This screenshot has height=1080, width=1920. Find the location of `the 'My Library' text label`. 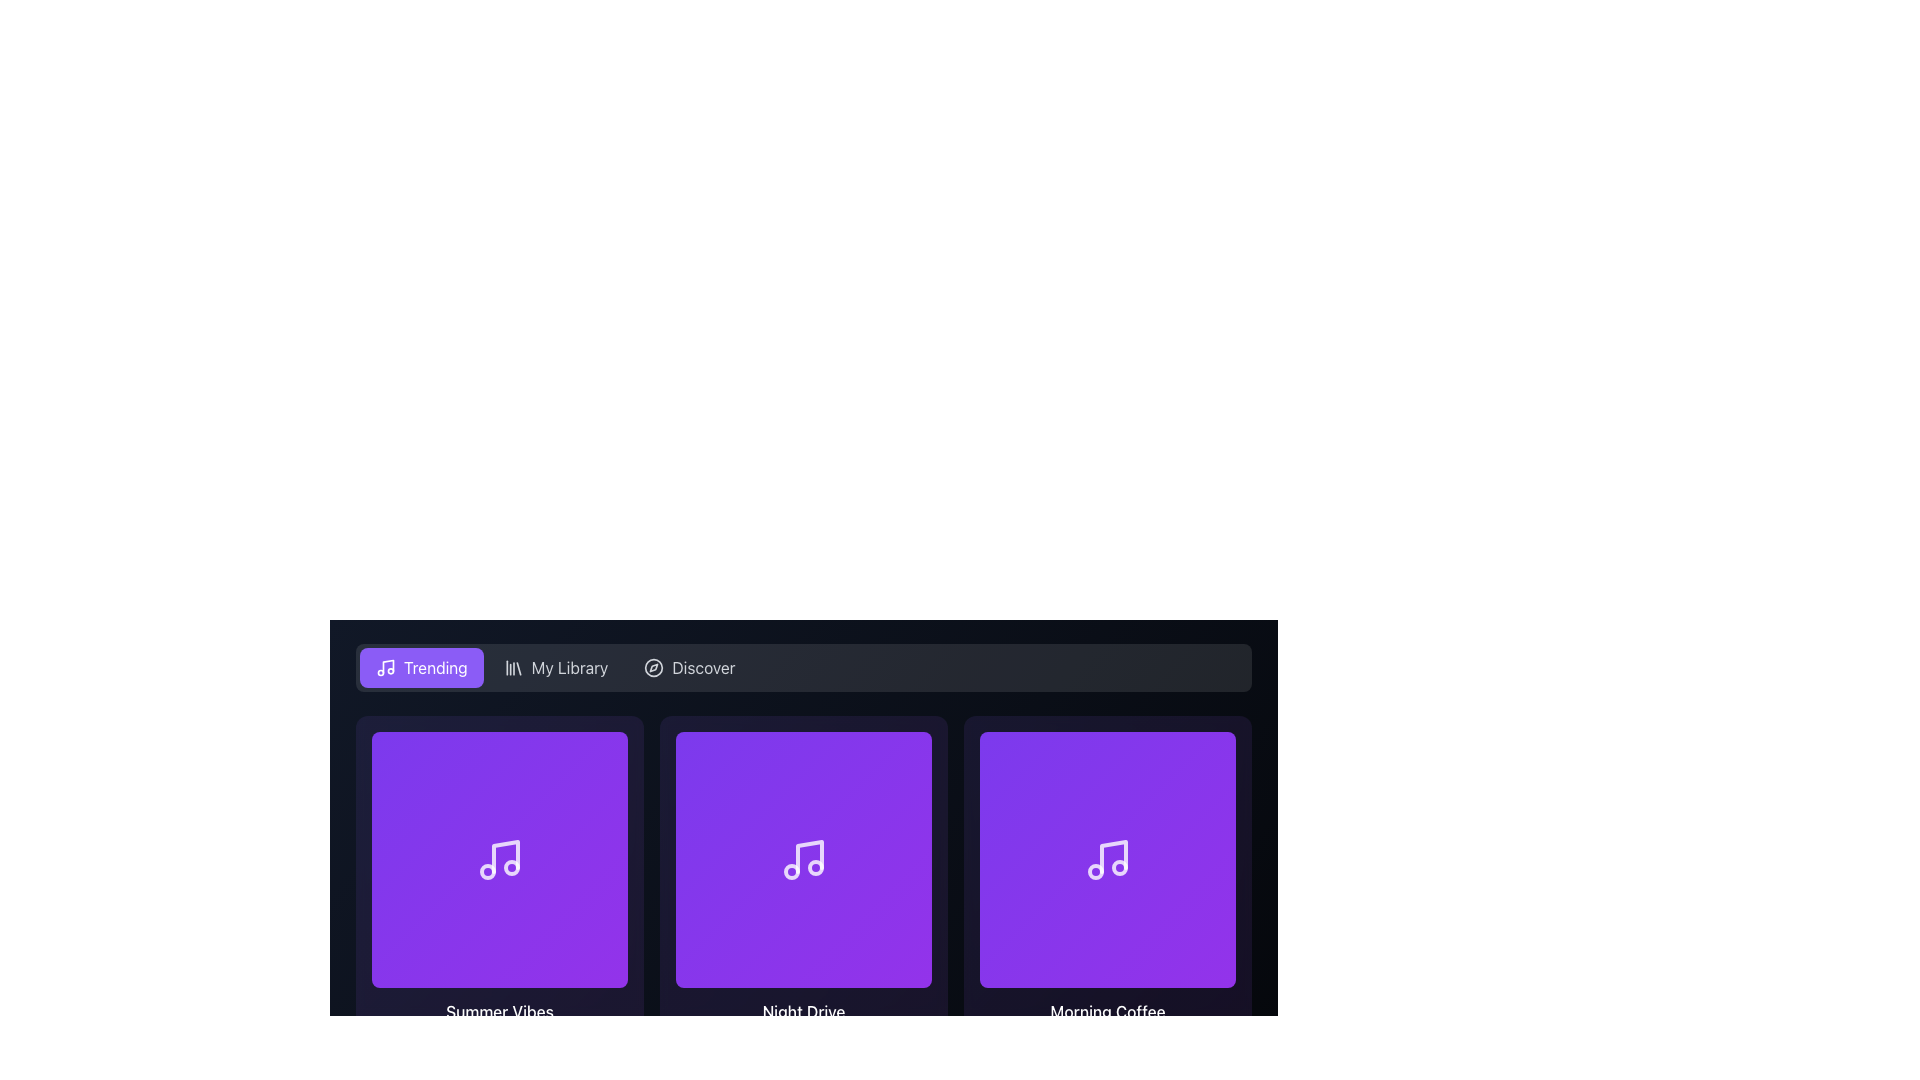

the 'My Library' text label is located at coordinates (569, 667).